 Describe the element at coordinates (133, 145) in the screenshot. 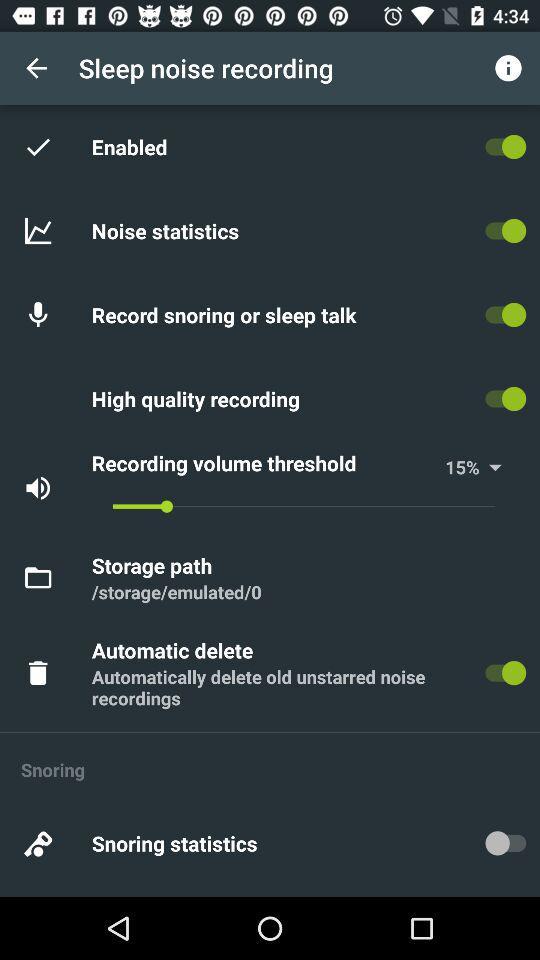

I see `the item below the sleep noise recording icon` at that location.